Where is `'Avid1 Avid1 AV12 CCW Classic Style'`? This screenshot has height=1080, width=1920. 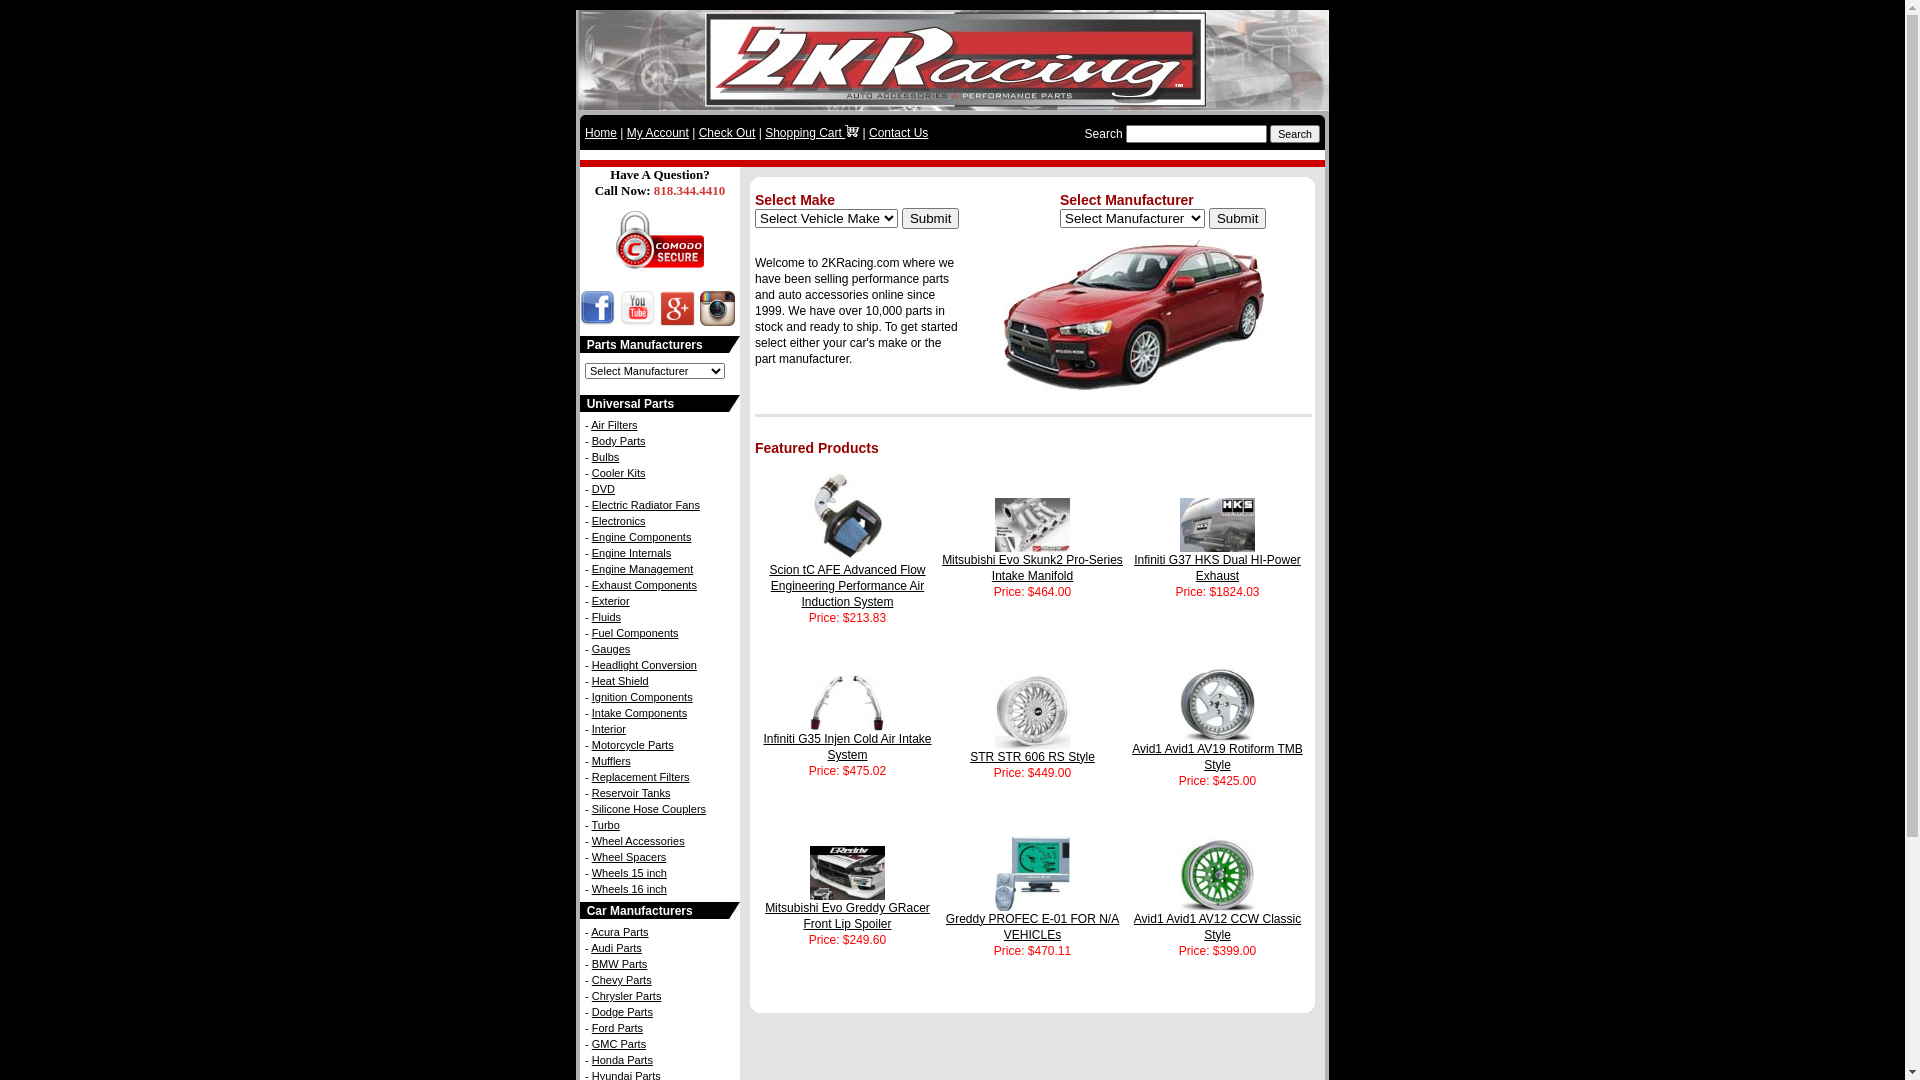
'Avid1 Avid1 AV12 CCW Classic Style' is located at coordinates (1216, 921).